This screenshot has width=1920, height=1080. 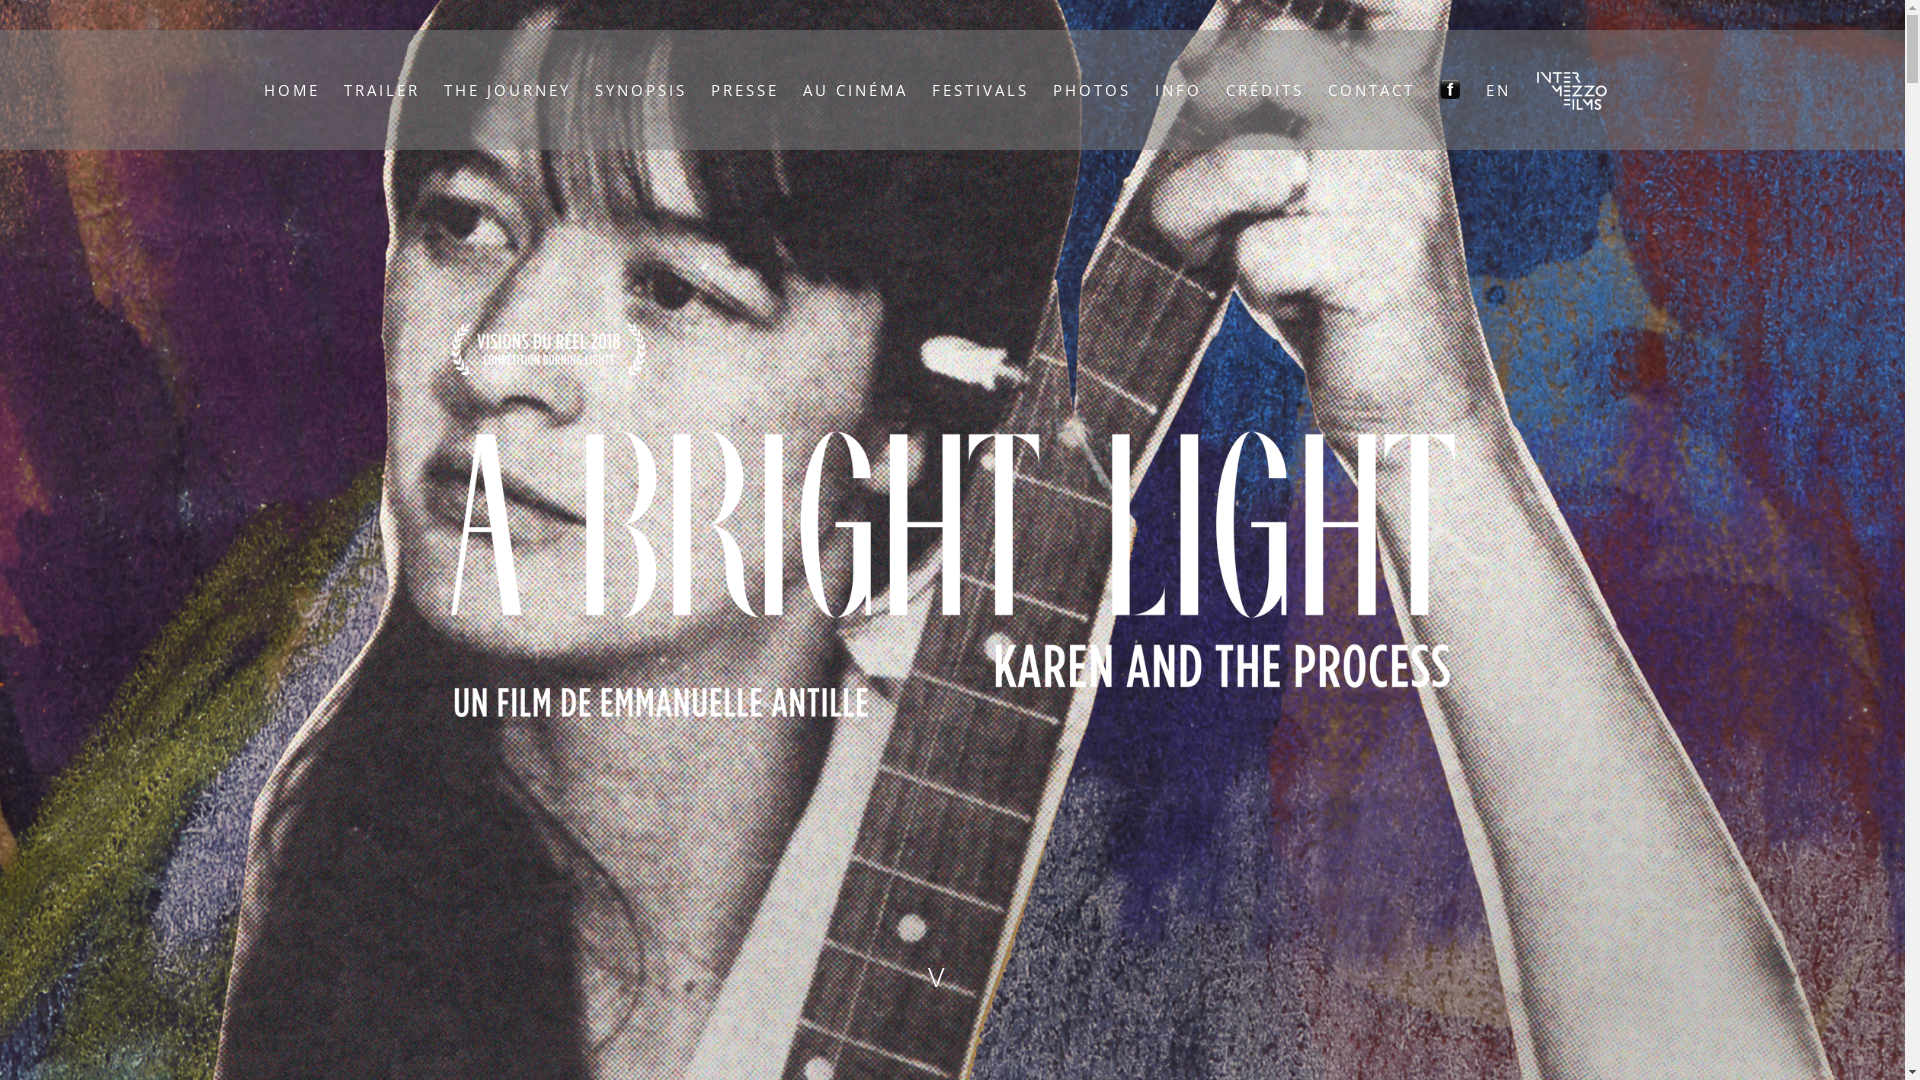 I want to click on 'THE JOURNEY', so click(x=507, y=88).